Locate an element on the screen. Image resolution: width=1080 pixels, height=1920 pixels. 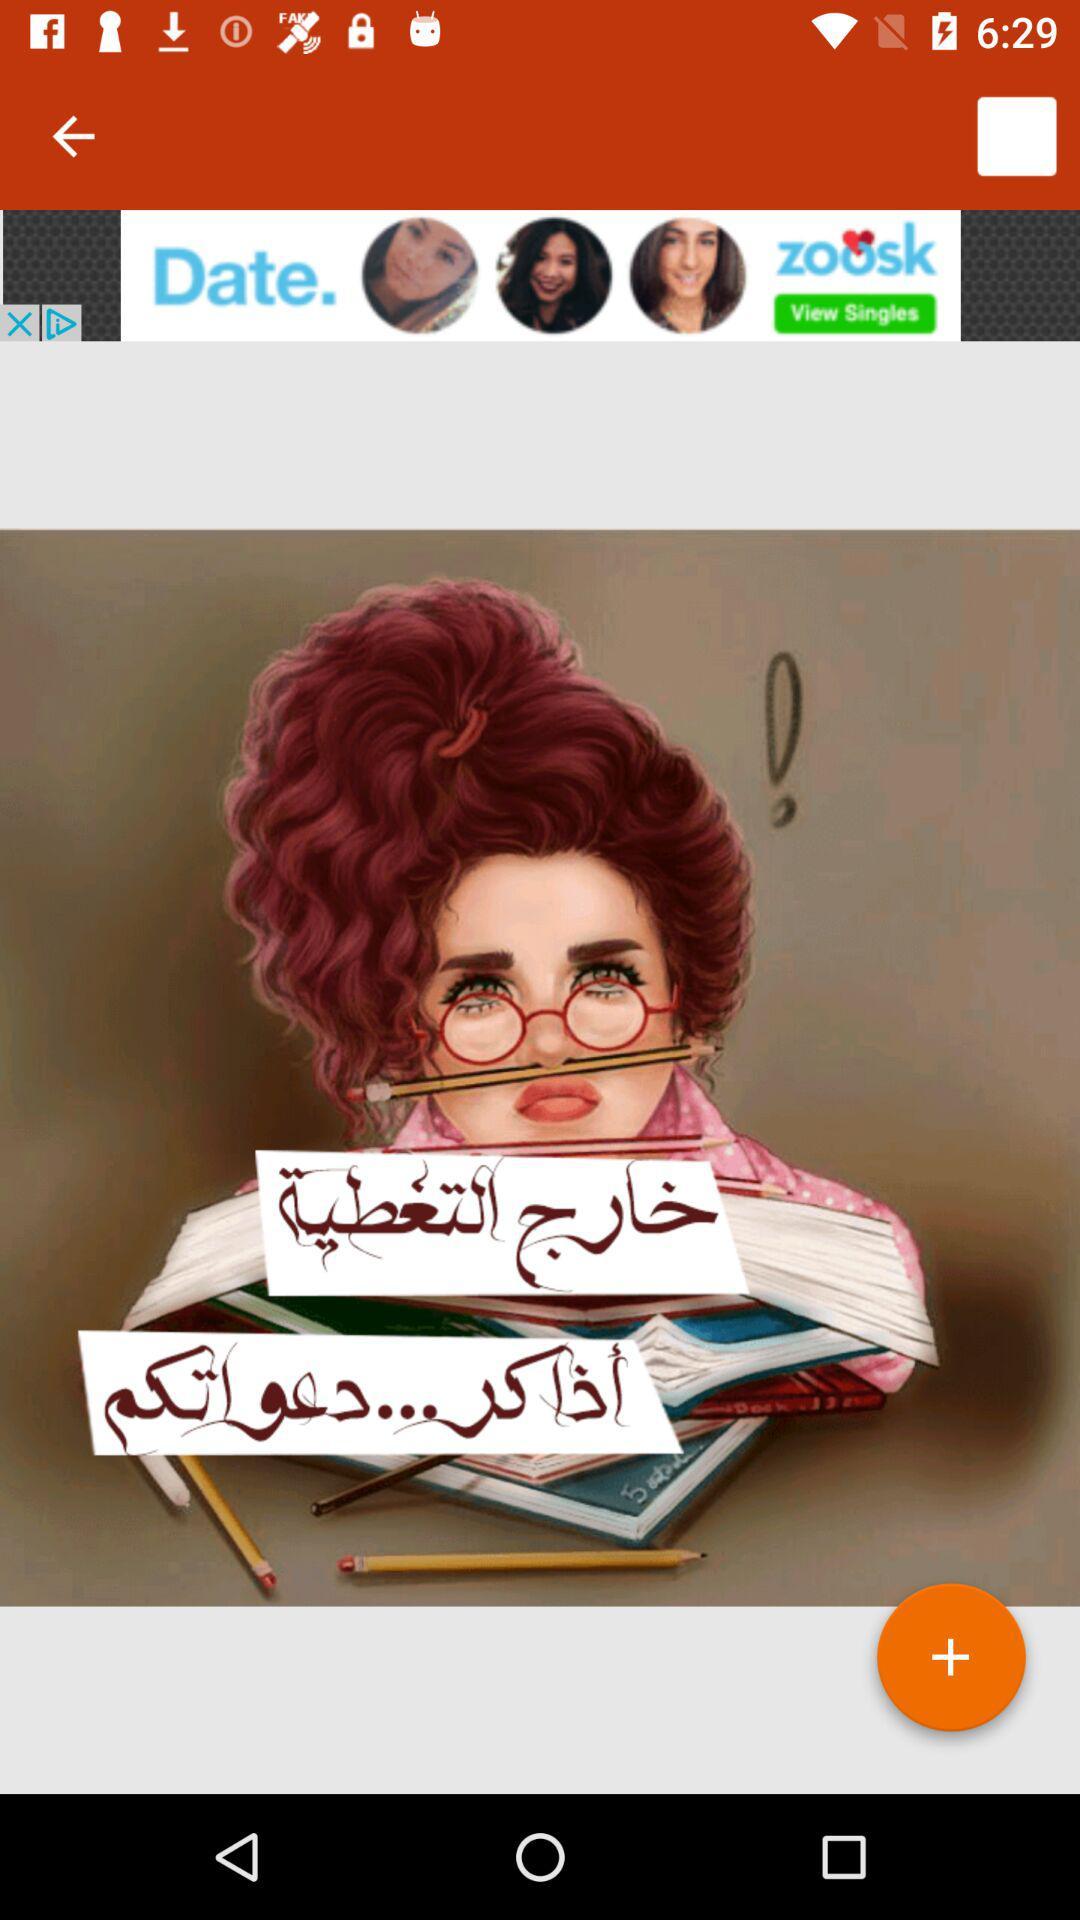
photo icon is located at coordinates (950, 1665).